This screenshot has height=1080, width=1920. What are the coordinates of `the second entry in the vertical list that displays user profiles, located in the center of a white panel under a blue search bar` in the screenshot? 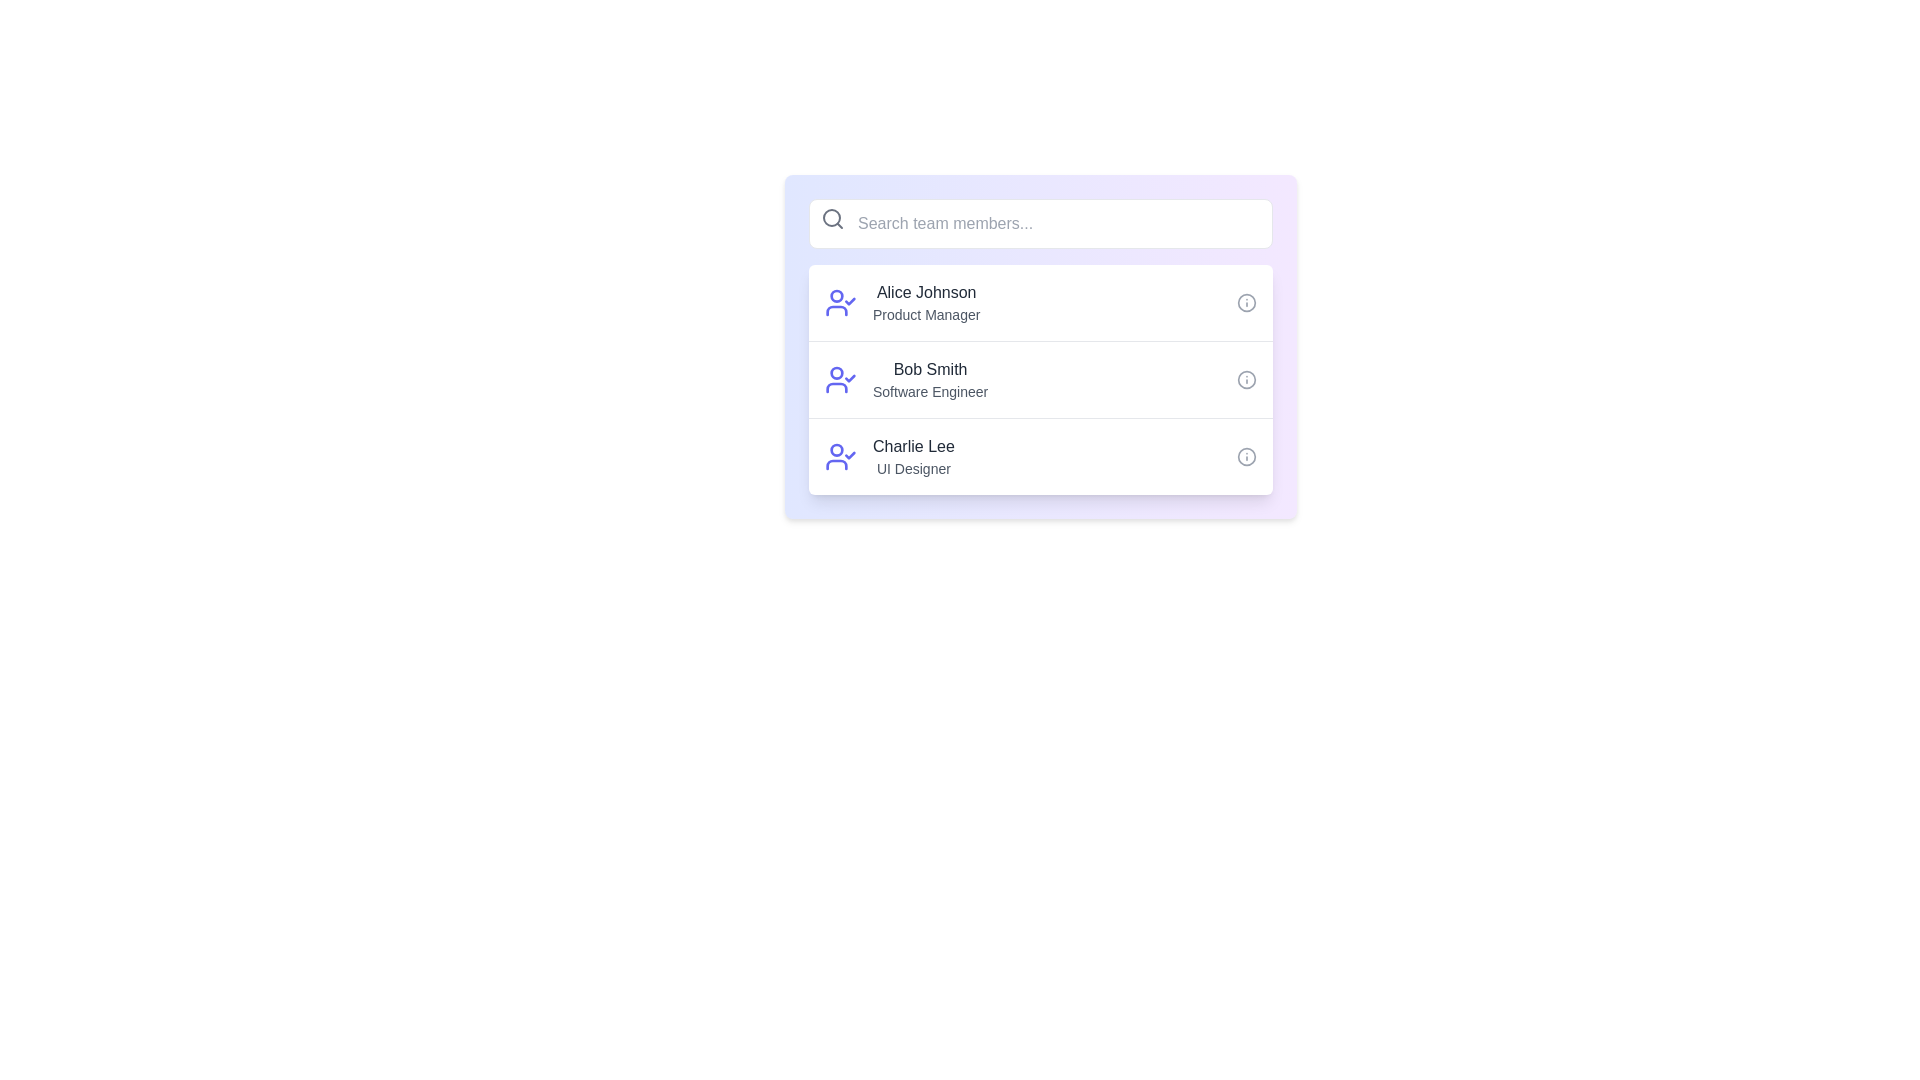 It's located at (1040, 379).